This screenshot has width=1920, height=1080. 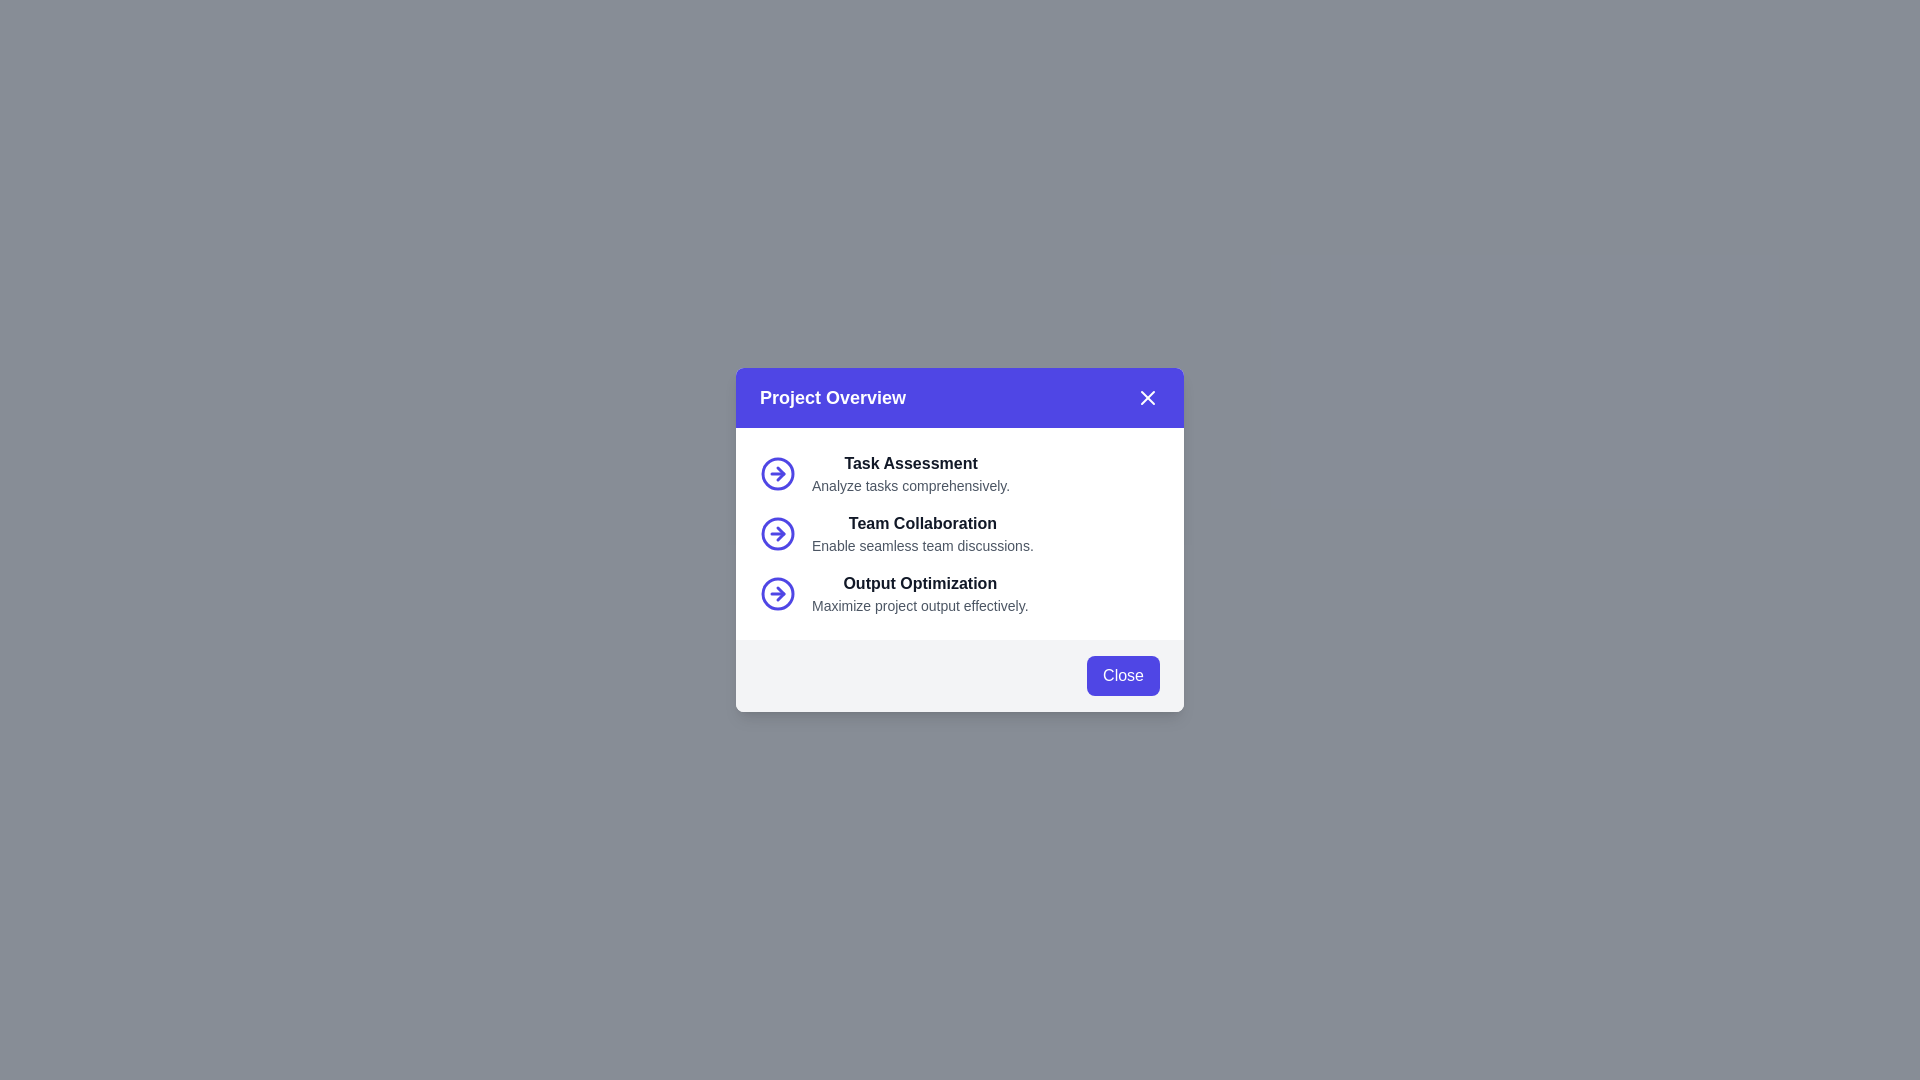 What do you see at coordinates (776, 474) in the screenshot?
I see `the circular icon with a blue outline, which is located inside a larger circular icon to the left of the text 'Task Assessment' in the 'Project Overview' dialog box` at bounding box center [776, 474].